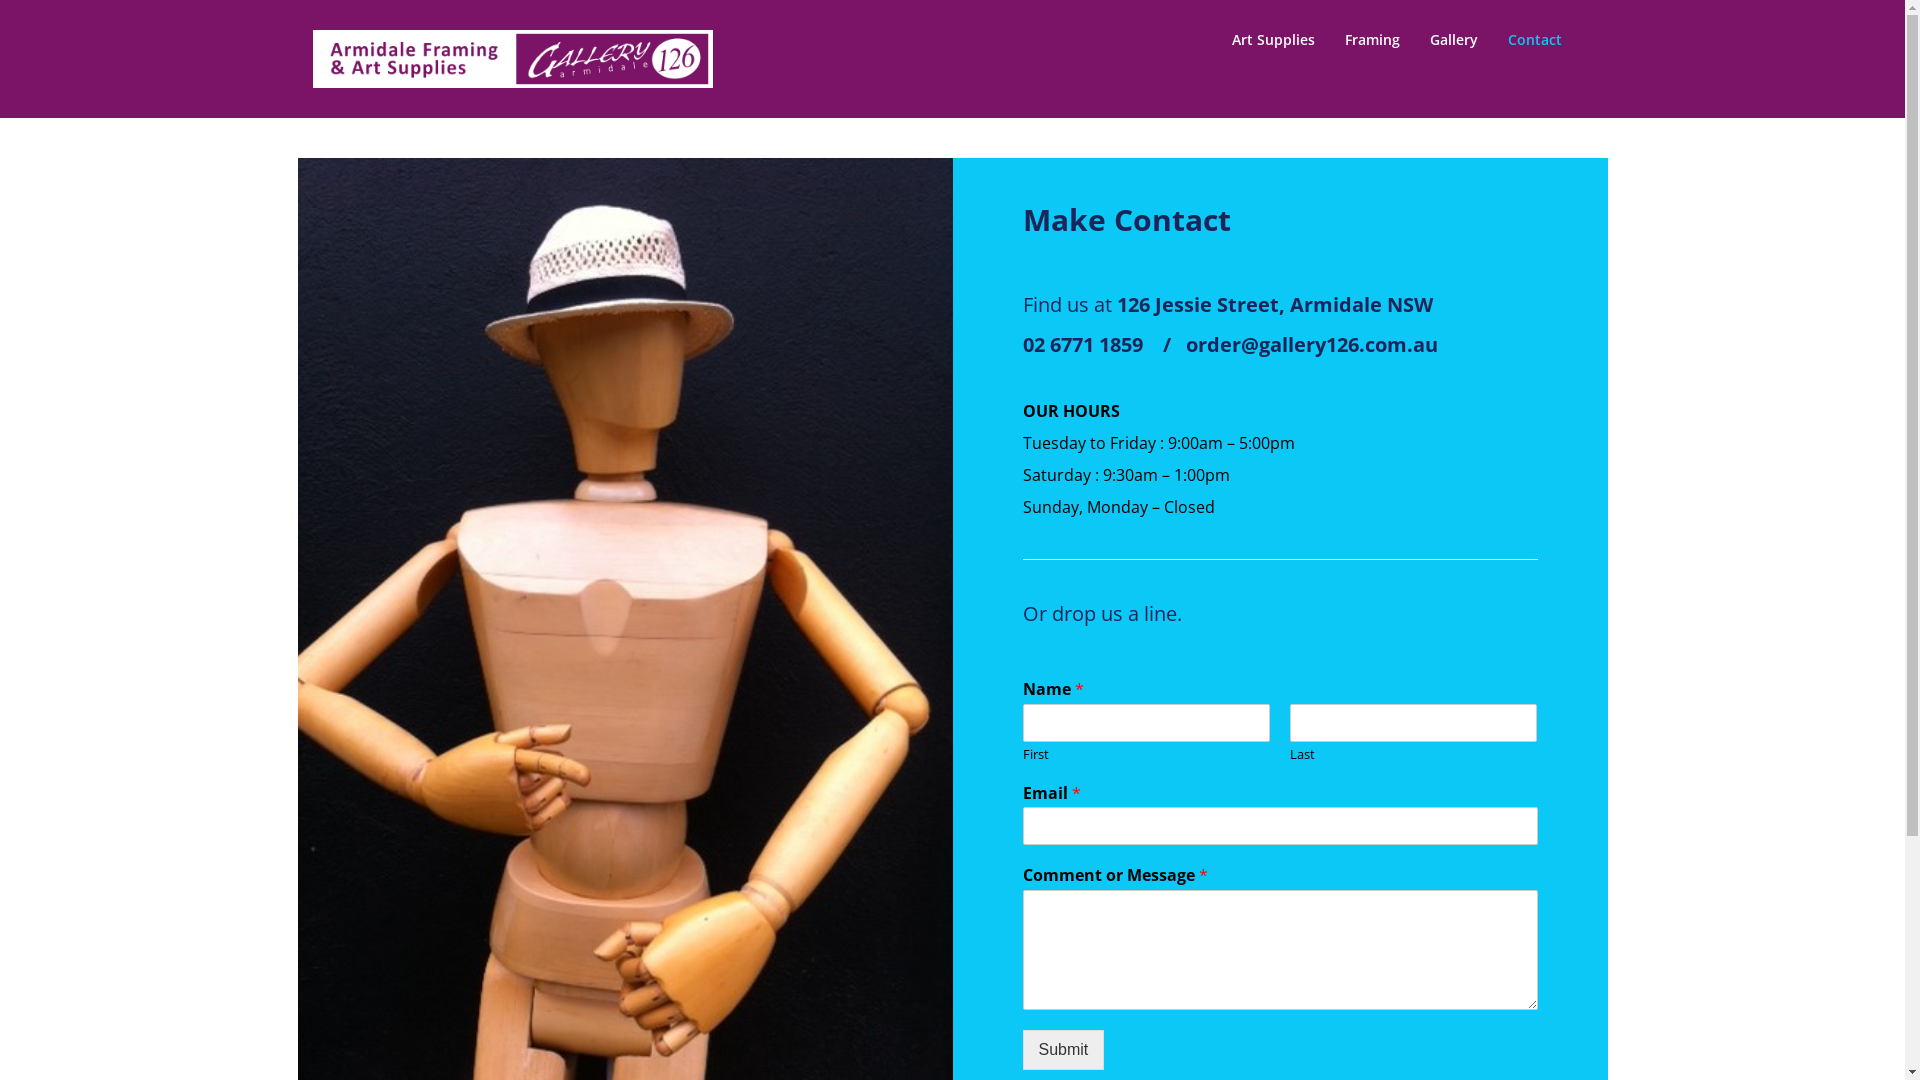 Image resolution: width=1920 pixels, height=1080 pixels. I want to click on 'Contact', so click(1534, 39).